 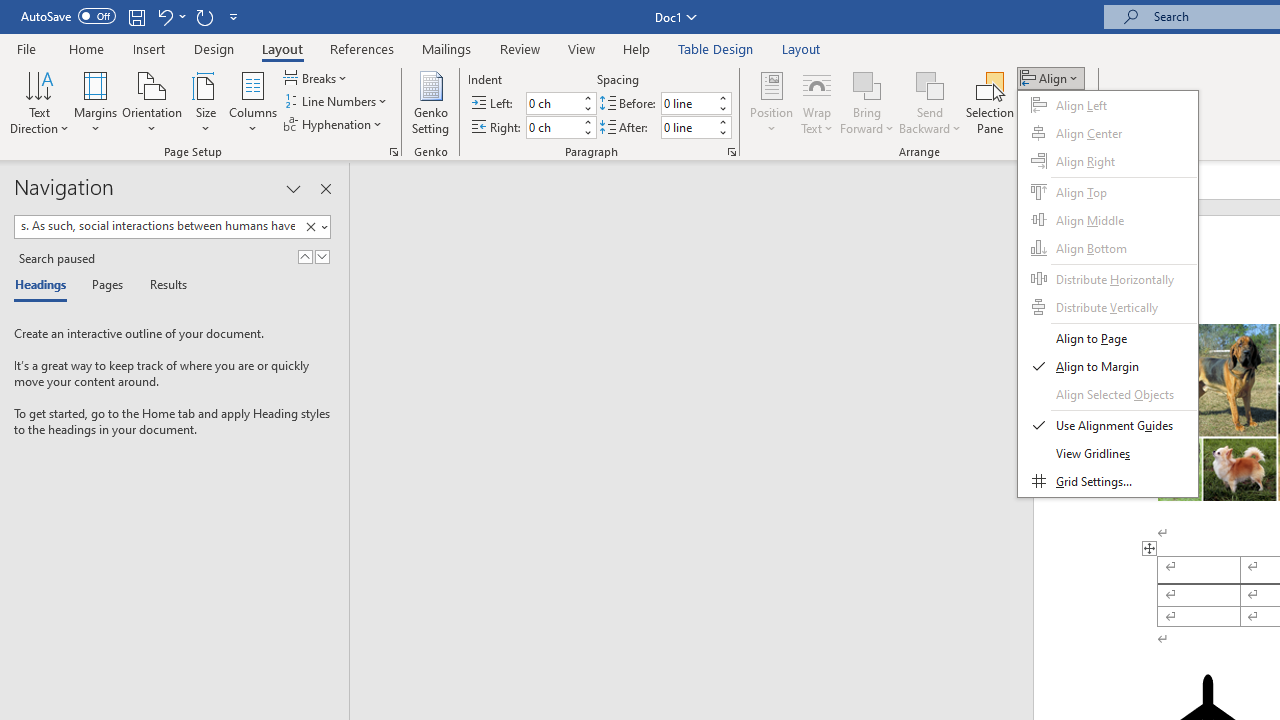 I want to click on 'Size', so click(x=206, y=103).